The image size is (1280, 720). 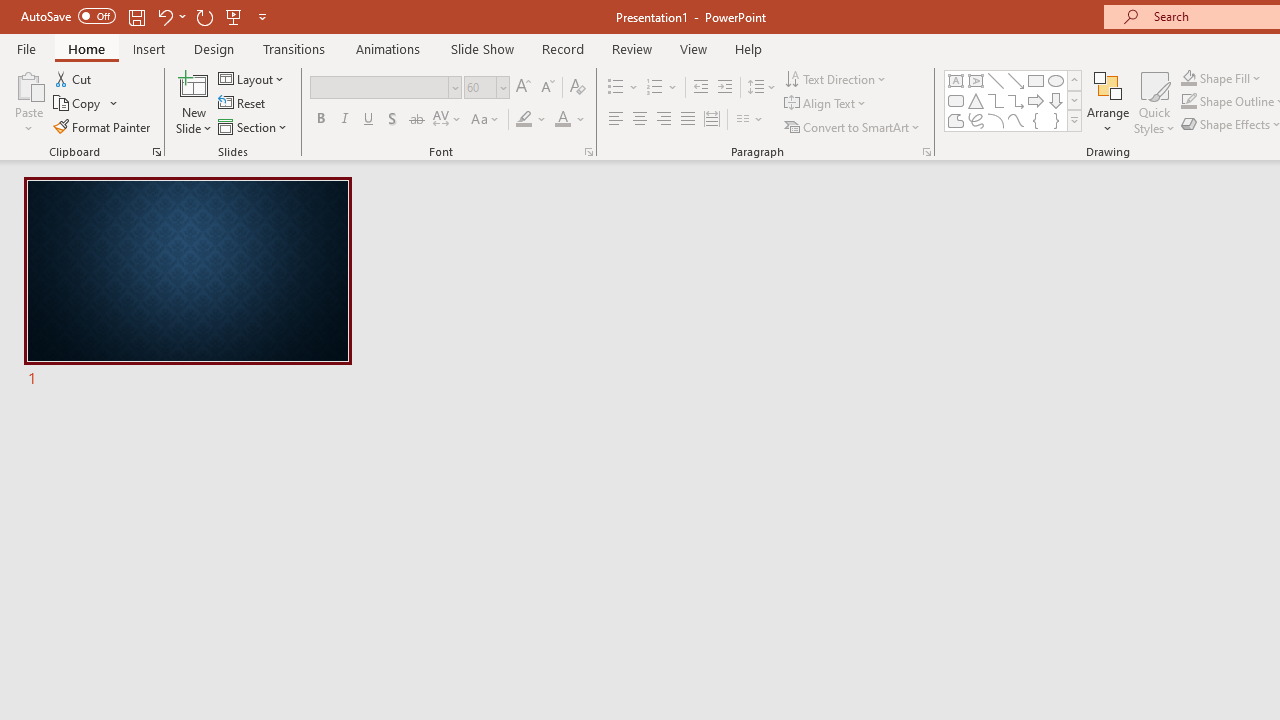 What do you see at coordinates (955, 120) in the screenshot?
I see `'Freeform: Shape'` at bounding box center [955, 120].